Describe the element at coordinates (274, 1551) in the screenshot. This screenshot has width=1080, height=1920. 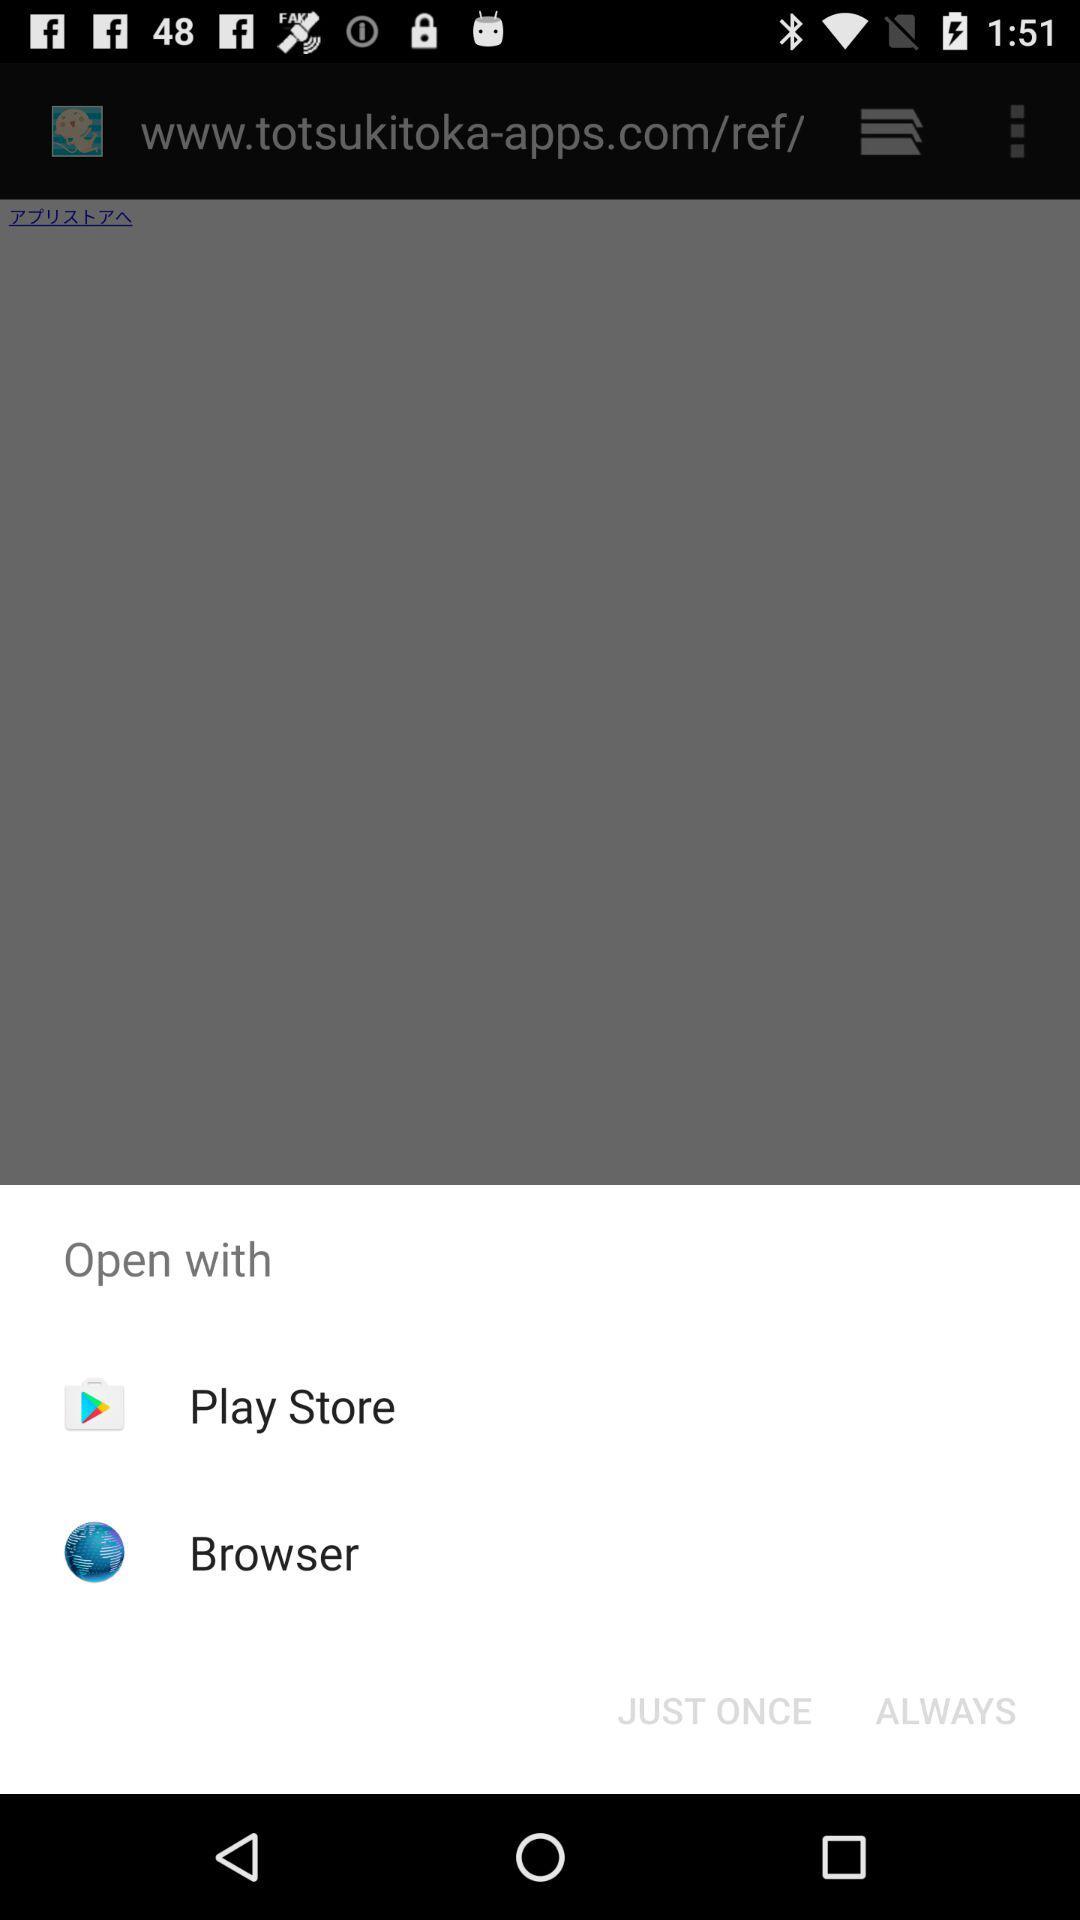
I see `the browser item` at that location.